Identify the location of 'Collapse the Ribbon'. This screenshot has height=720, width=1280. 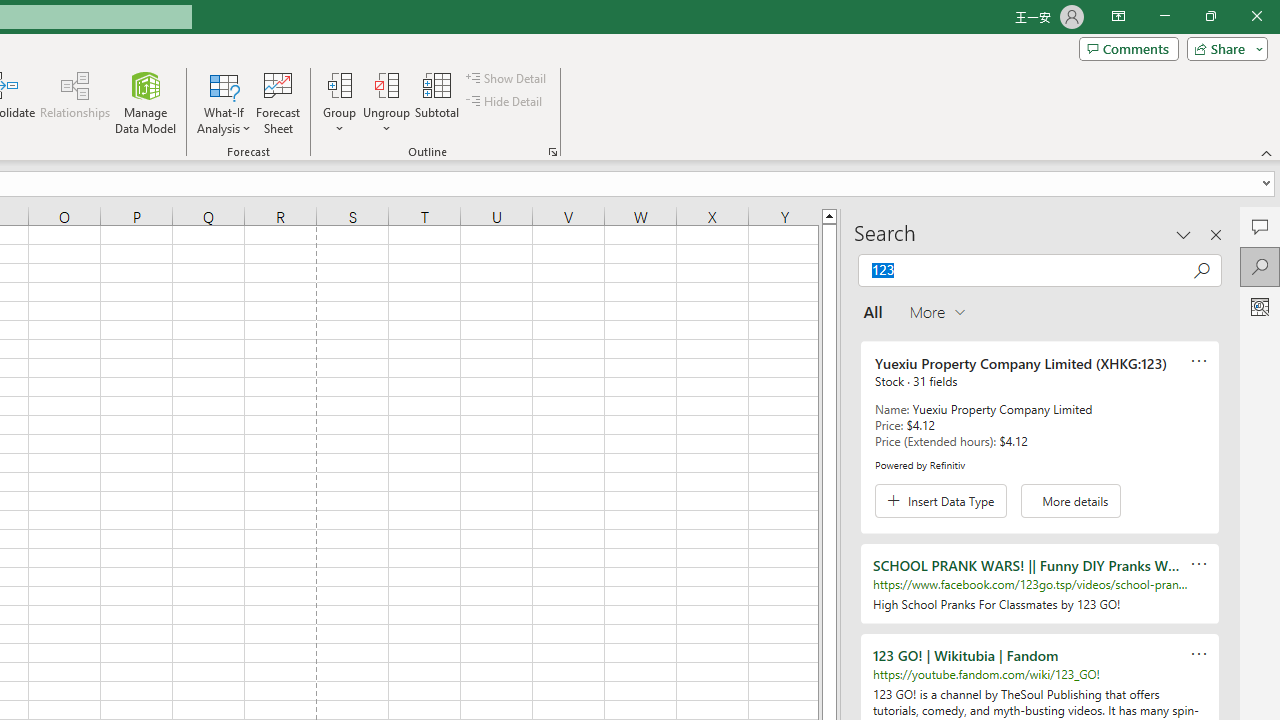
(1266, 152).